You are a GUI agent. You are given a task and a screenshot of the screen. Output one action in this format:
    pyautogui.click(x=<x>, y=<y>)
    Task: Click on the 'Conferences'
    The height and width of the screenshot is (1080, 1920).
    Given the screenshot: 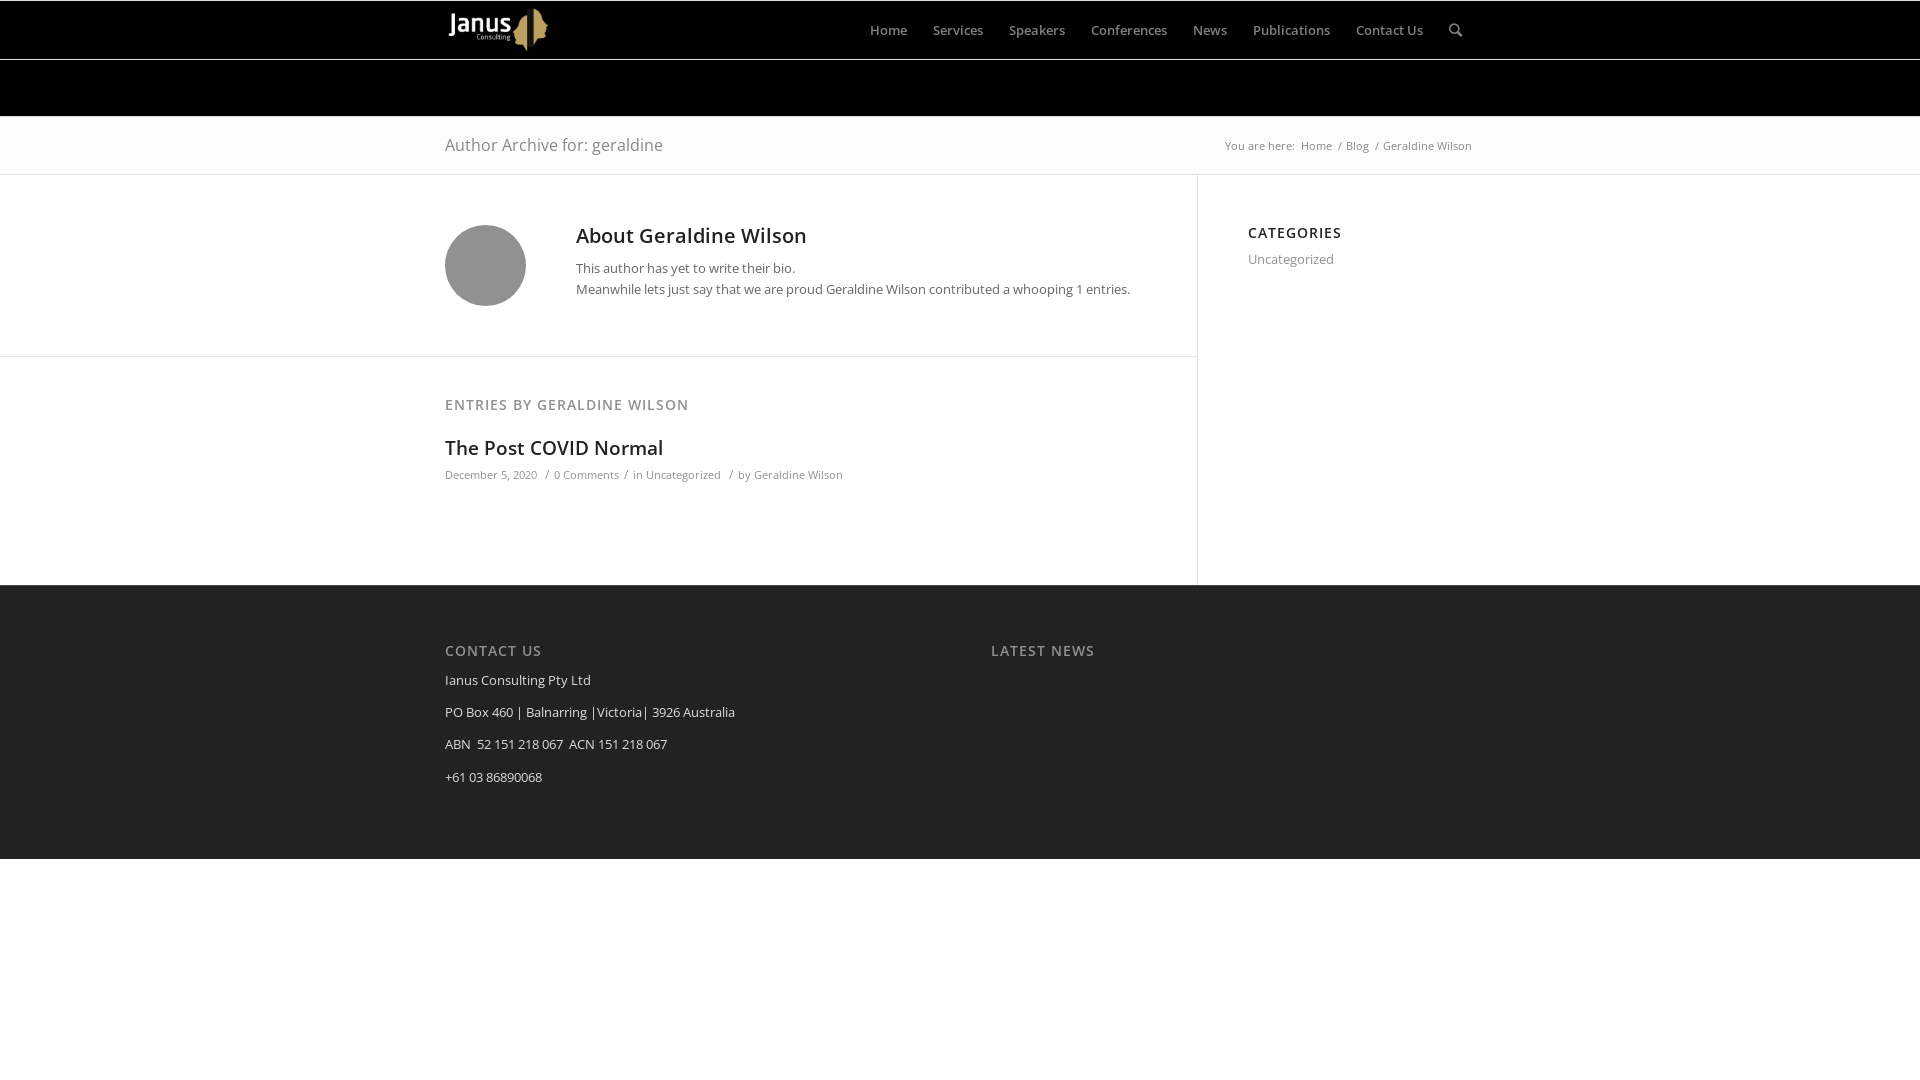 What is the action you would take?
    pyautogui.click(x=1128, y=30)
    